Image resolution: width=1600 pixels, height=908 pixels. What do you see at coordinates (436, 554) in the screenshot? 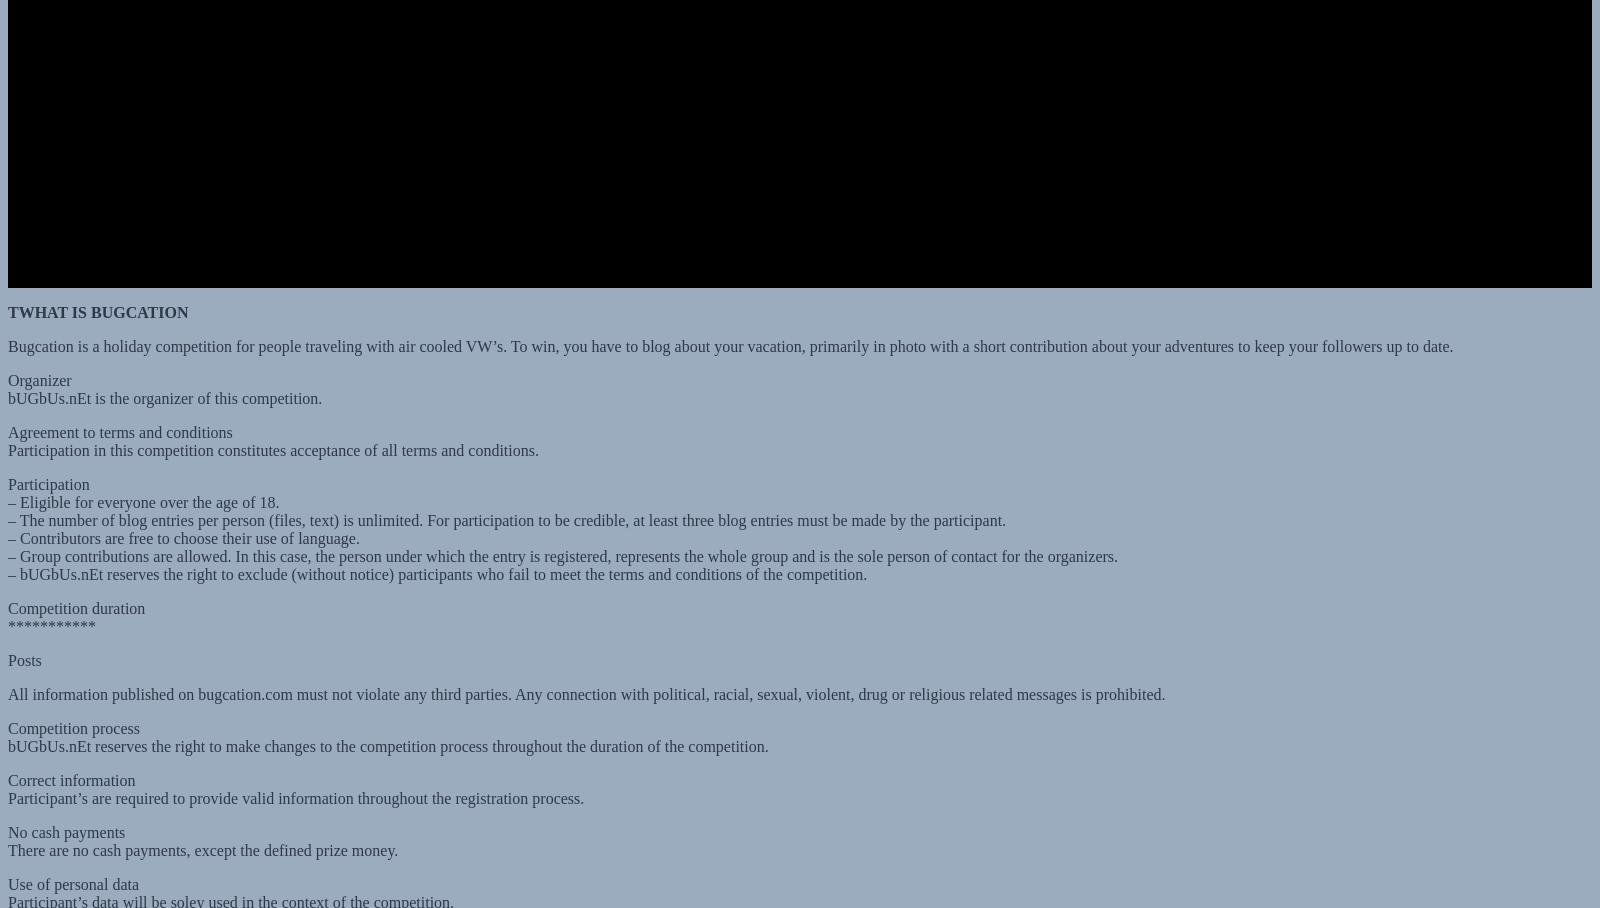
I see `'– bUGbUs.nEt reserves the right to exclude (without notice) participants who fail to meet the terms and conditions of the competition.'` at bounding box center [436, 554].